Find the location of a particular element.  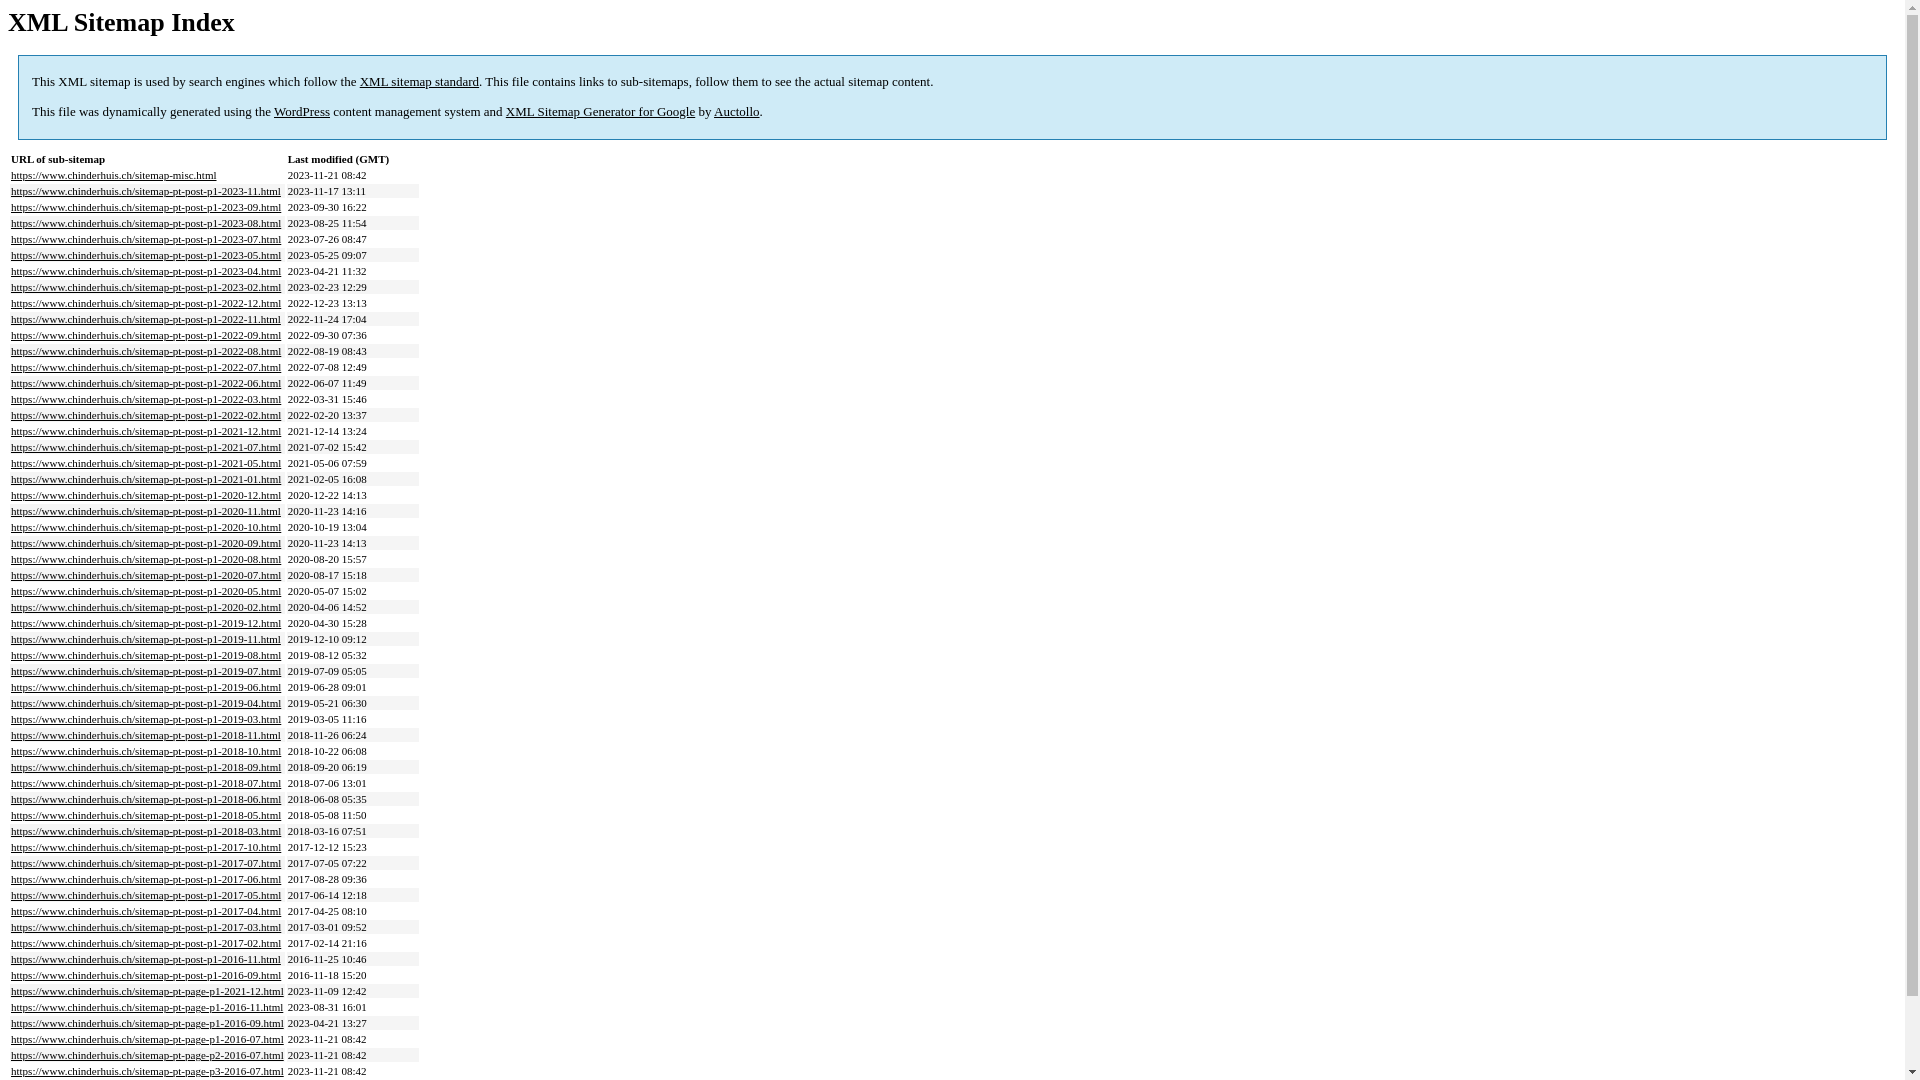

'https://www.chinderhuis.ch/sitemap-pt-post-p1-2022-03.html' is located at coordinates (10, 398).